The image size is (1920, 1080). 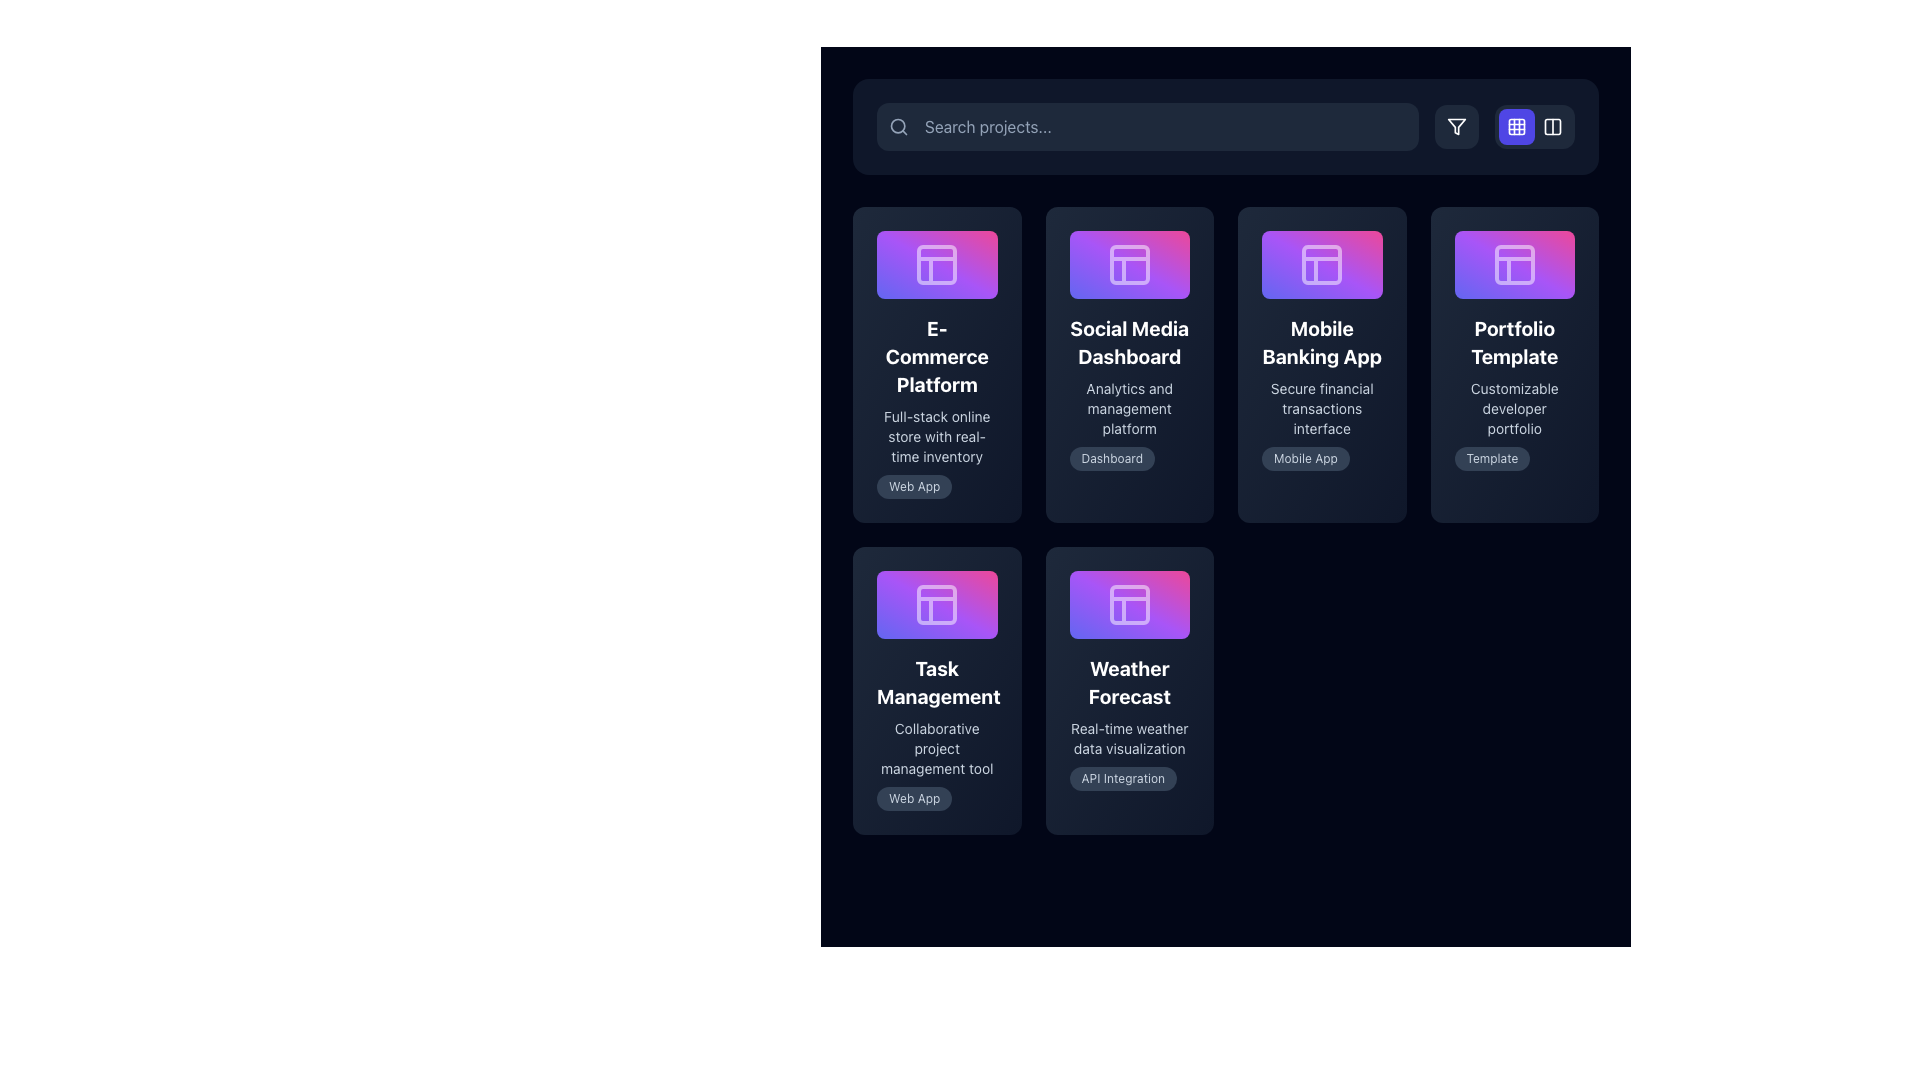 What do you see at coordinates (936, 603) in the screenshot?
I see `the card header with an icon representing the 'Task Management' project type, which is located in the second row and first column of the card grid` at bounding box center [936, 603].